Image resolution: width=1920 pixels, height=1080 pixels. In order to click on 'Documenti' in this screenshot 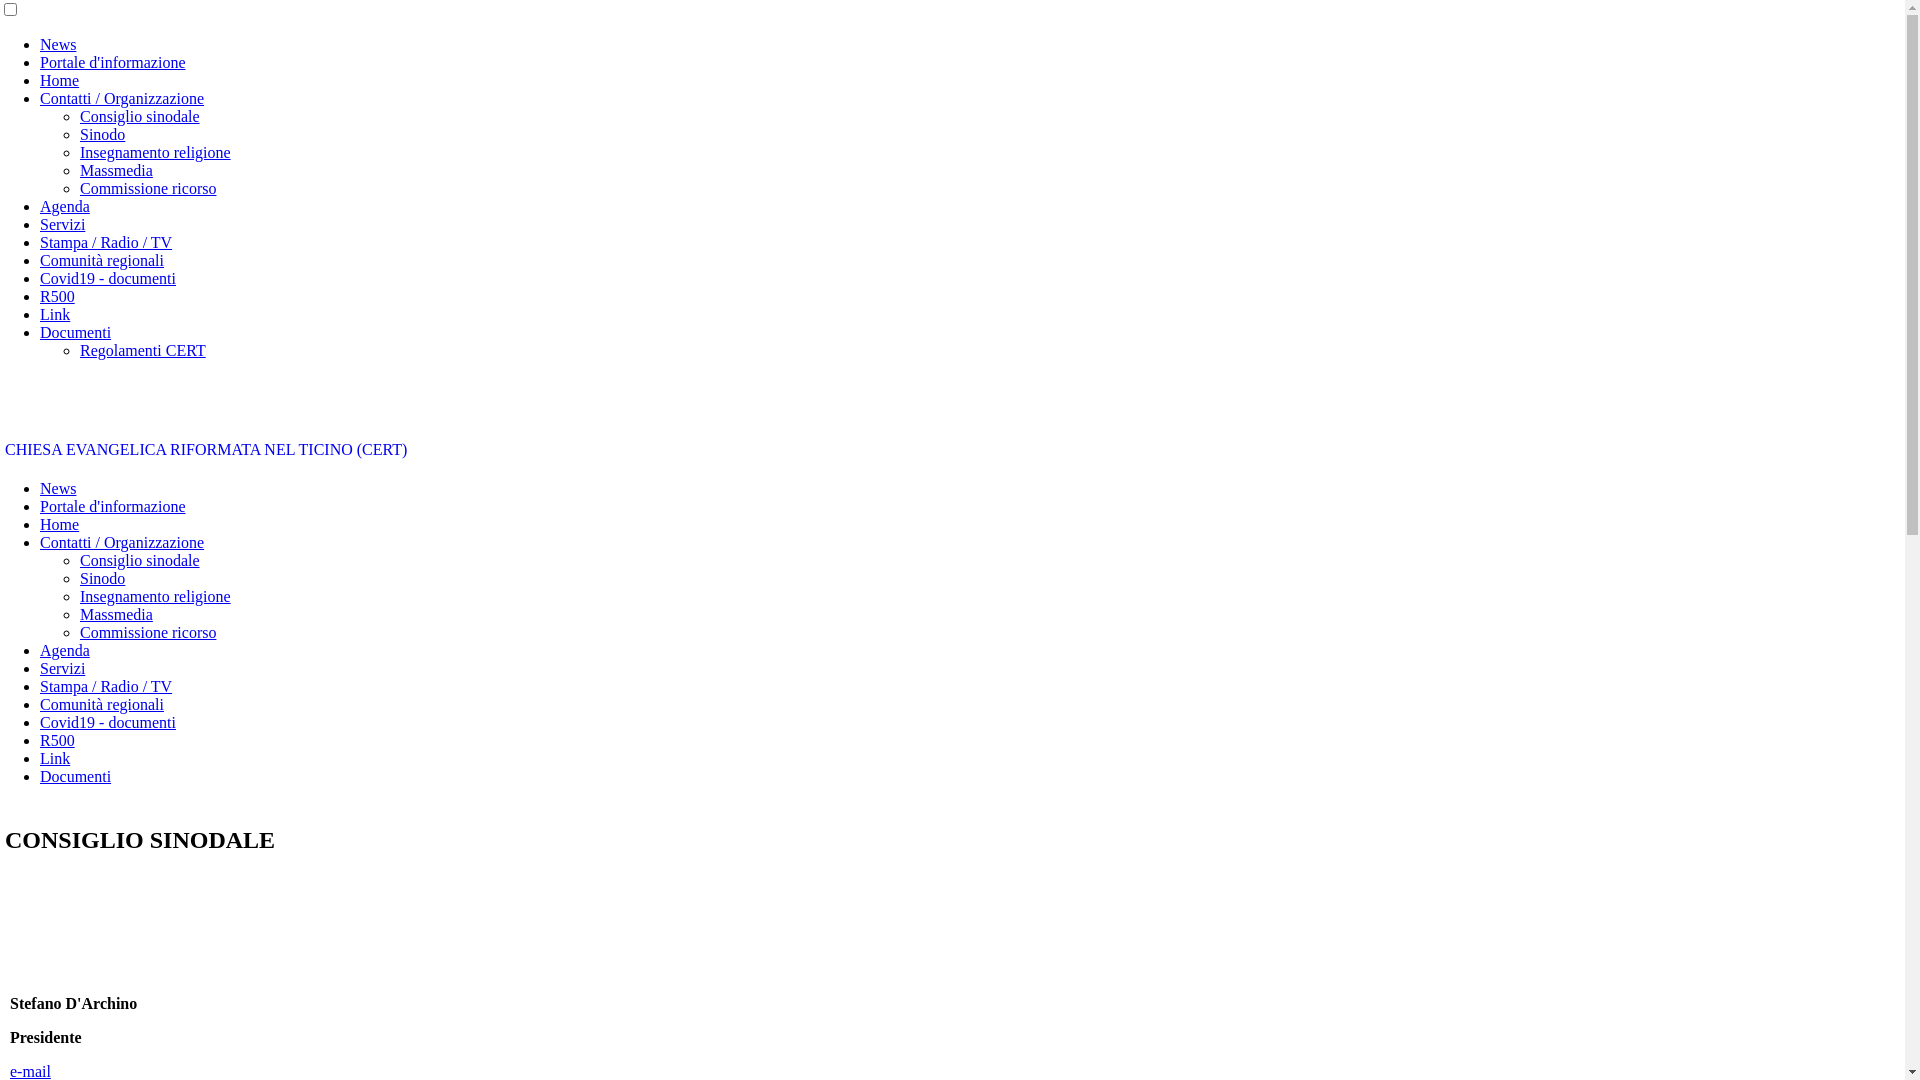, I will do `click(75, 331)`.